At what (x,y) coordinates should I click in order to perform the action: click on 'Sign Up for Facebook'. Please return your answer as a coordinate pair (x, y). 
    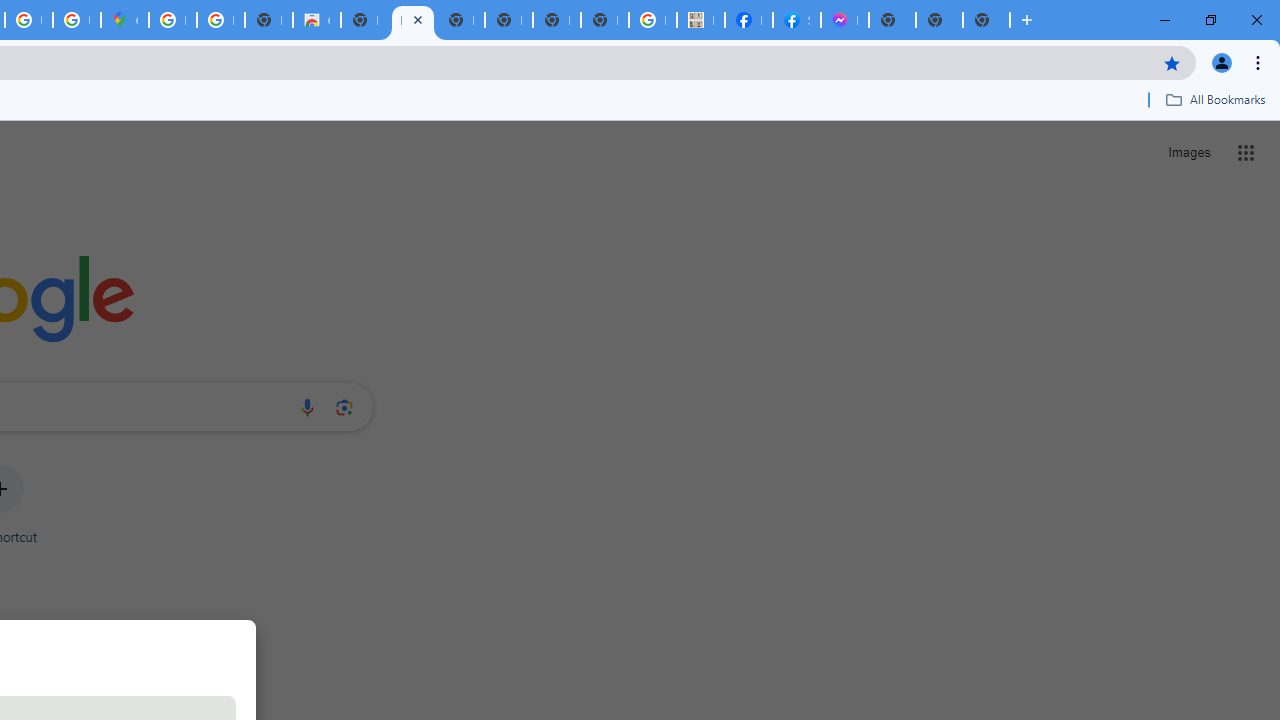
    Looking at the image, I should click on (795, 20).